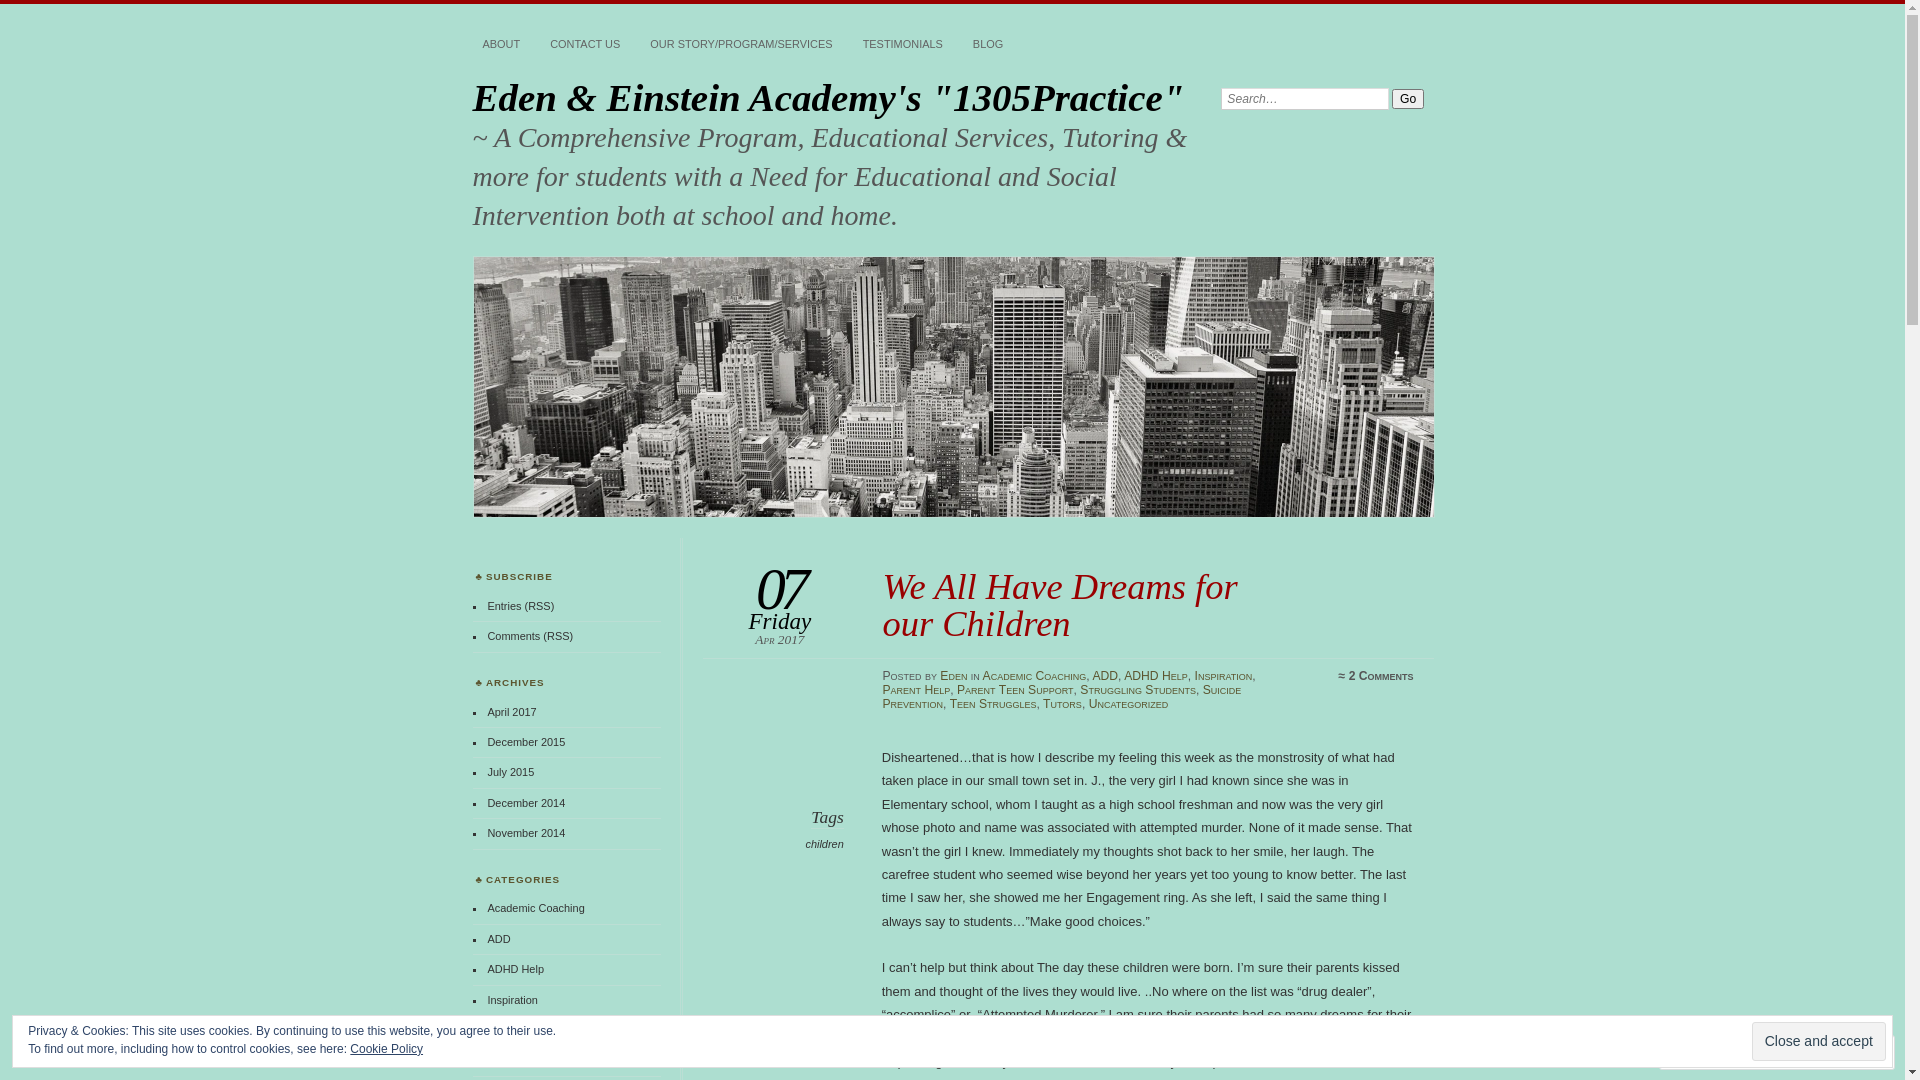 This screenshot has height=1080, width=1920. What do you see at coordinates (1015, 689) in the screenshot?
I see `'Parent Teen Support'` at bounding box center [1015, 689].